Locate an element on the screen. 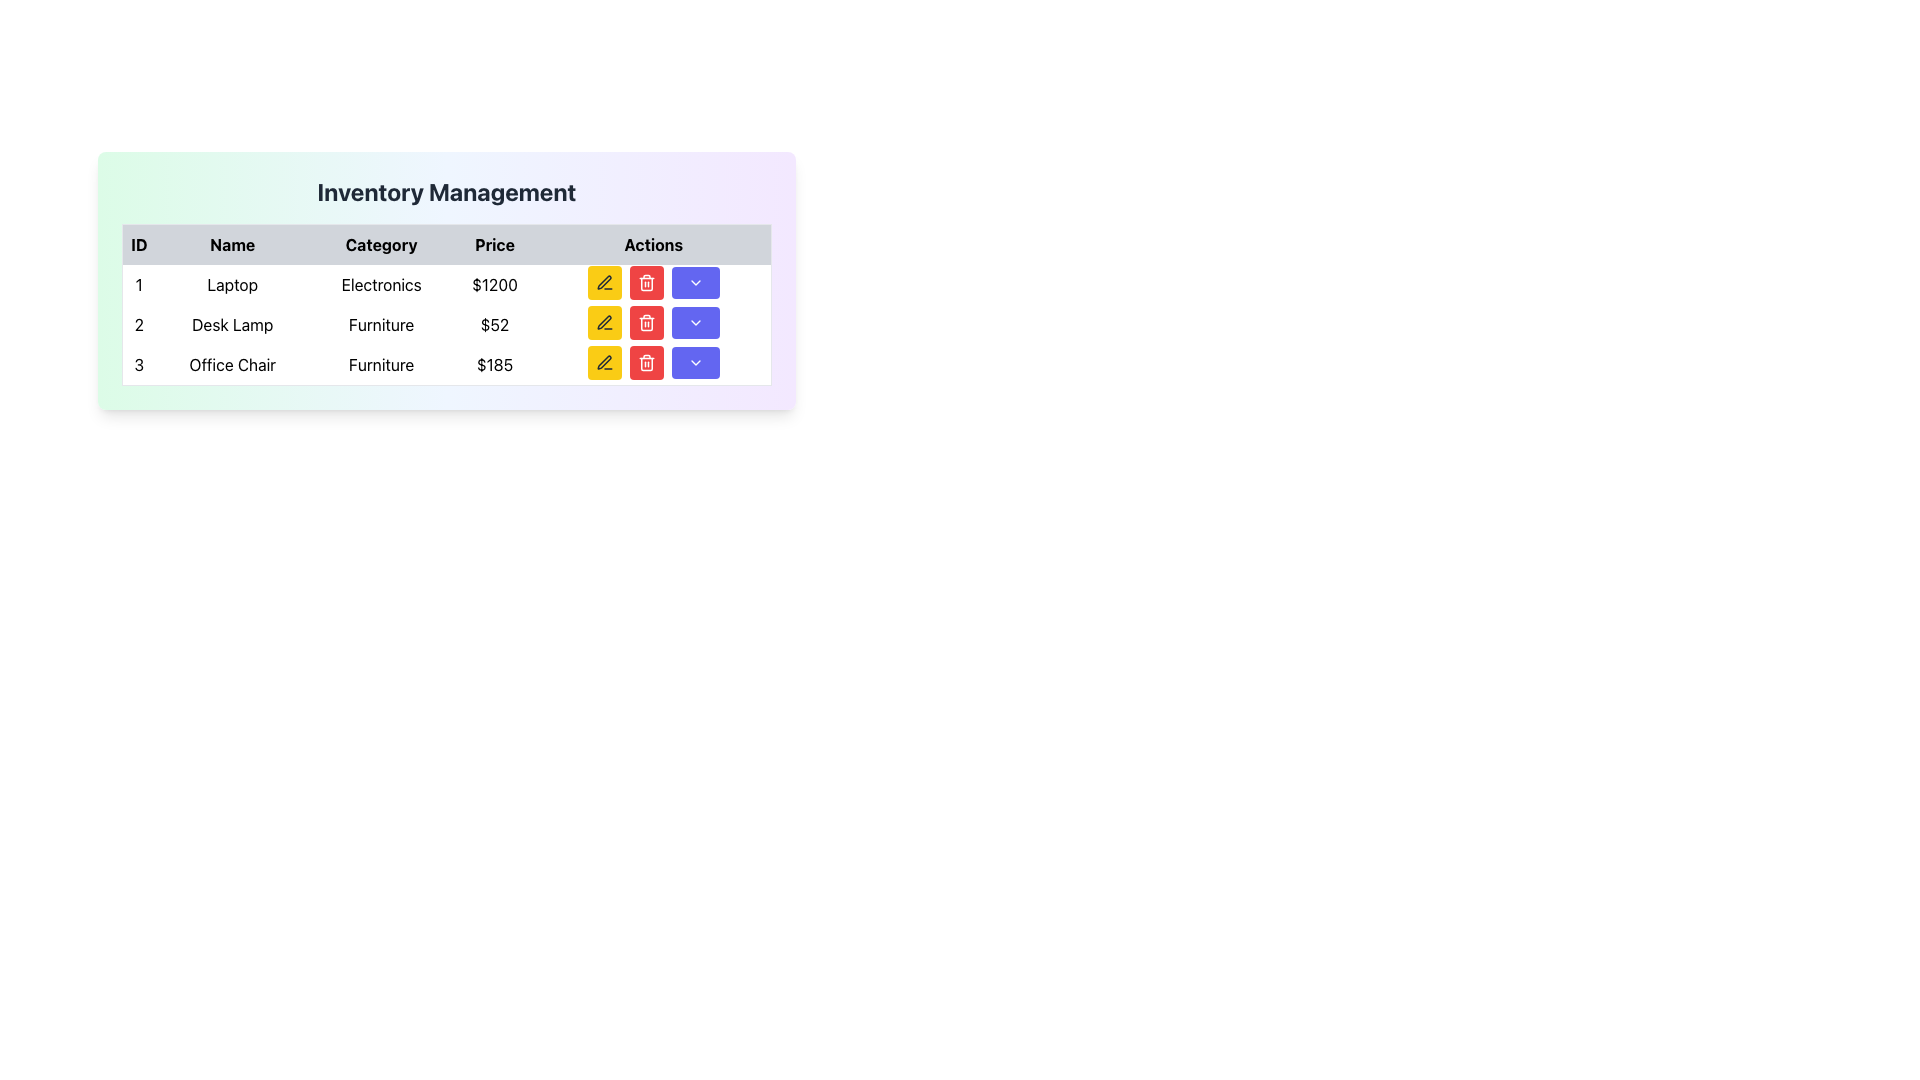  the text within the third row of the table that displays product details, including ID, name, category, and price is located at coordinates (445, 365).